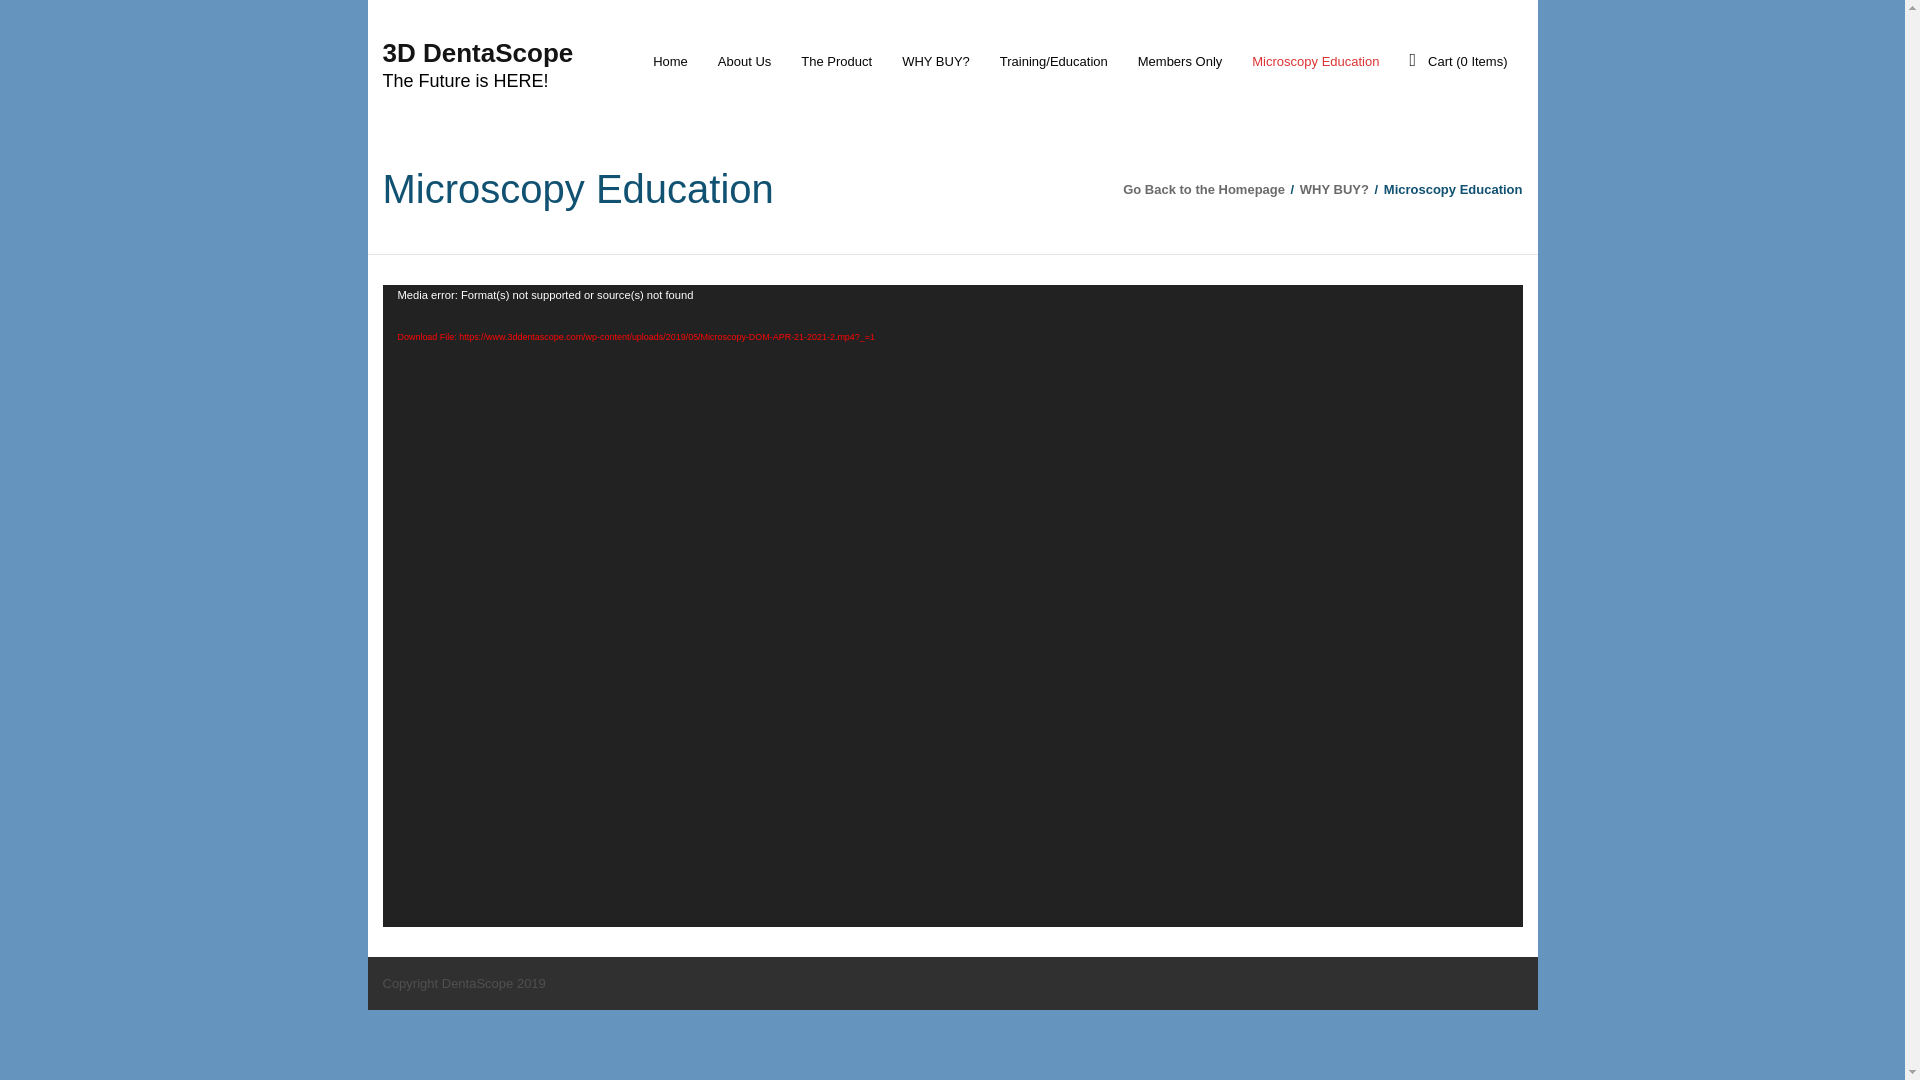  Describe the element at coordinates (836, 60) in the screenshot. I see `'The Product'` at that location.